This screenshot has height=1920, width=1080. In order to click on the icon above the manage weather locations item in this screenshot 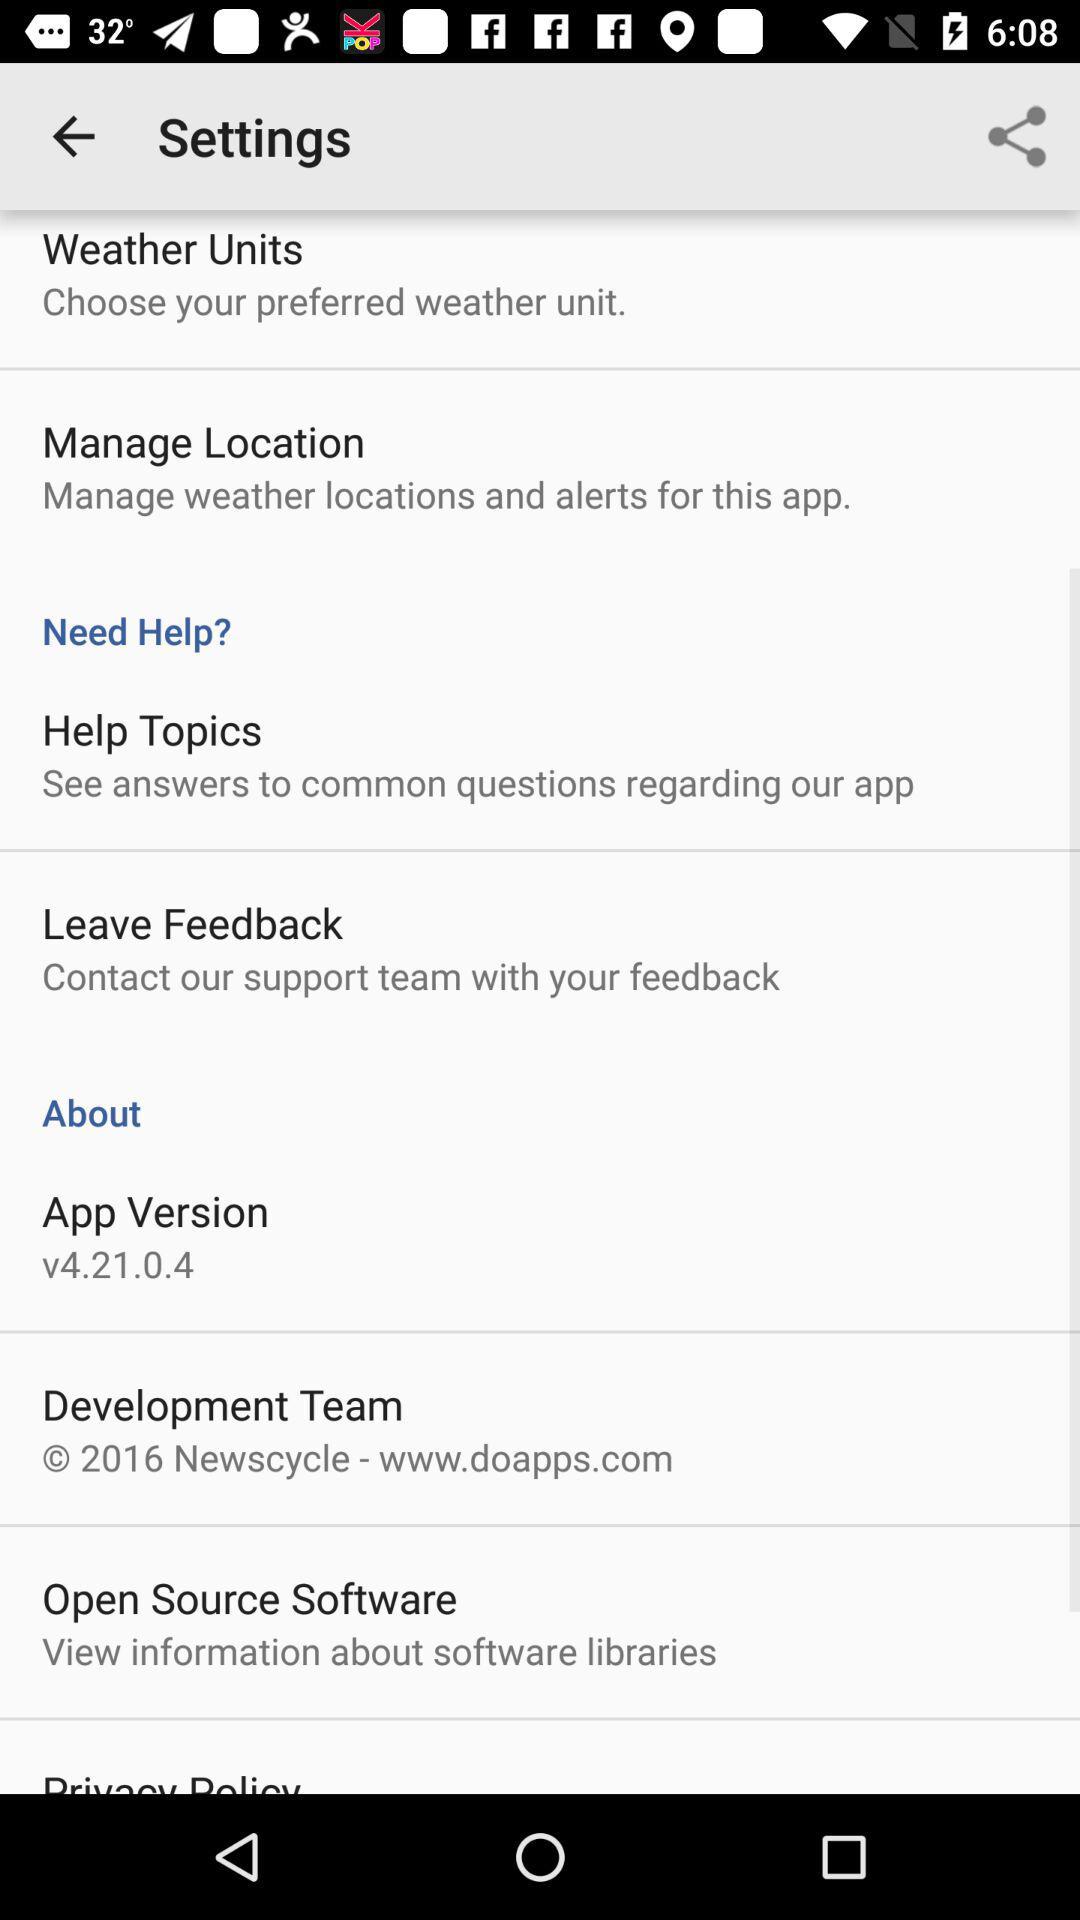, I will do `click(203, 440)`.